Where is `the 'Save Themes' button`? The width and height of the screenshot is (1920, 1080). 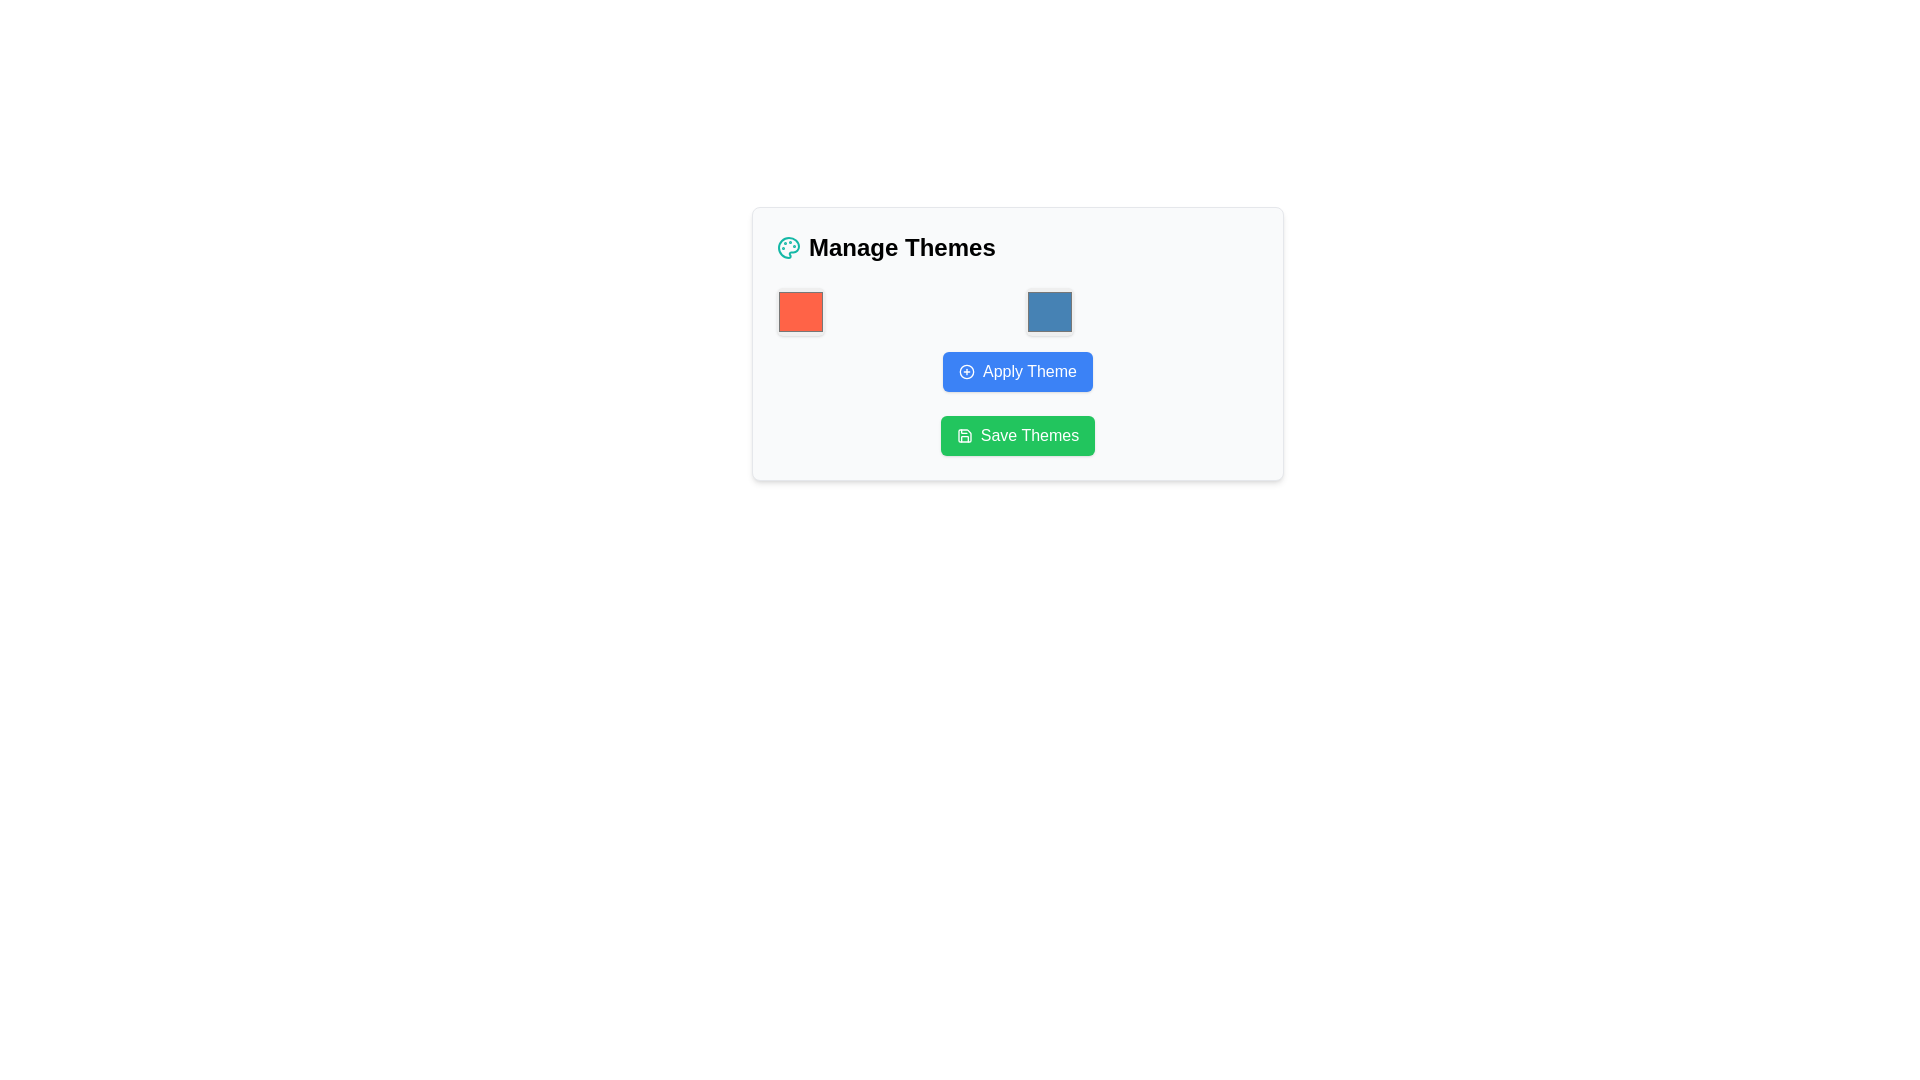
the 'Save Themes' button is located at coordinates (964, 434).